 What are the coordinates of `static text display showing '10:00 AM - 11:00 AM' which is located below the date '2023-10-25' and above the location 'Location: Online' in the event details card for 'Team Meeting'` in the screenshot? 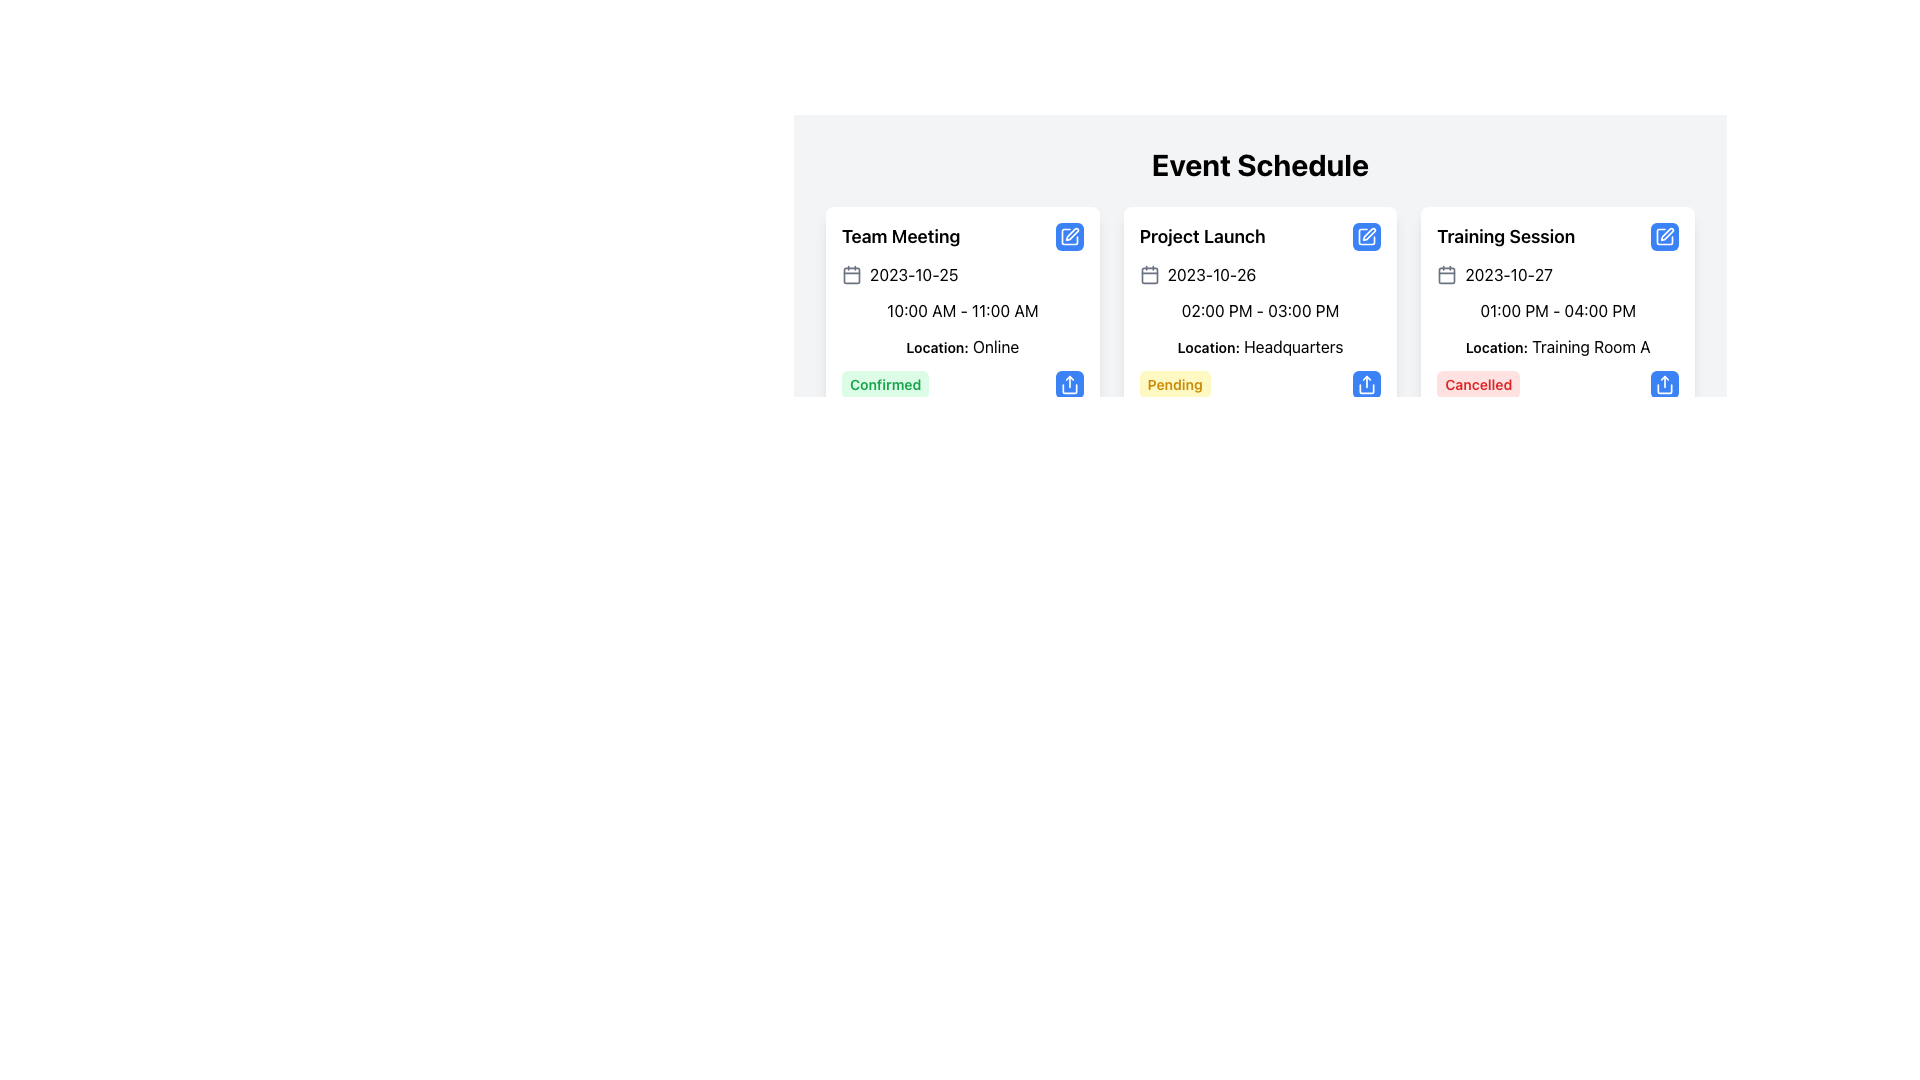 It's located at (962, 311).